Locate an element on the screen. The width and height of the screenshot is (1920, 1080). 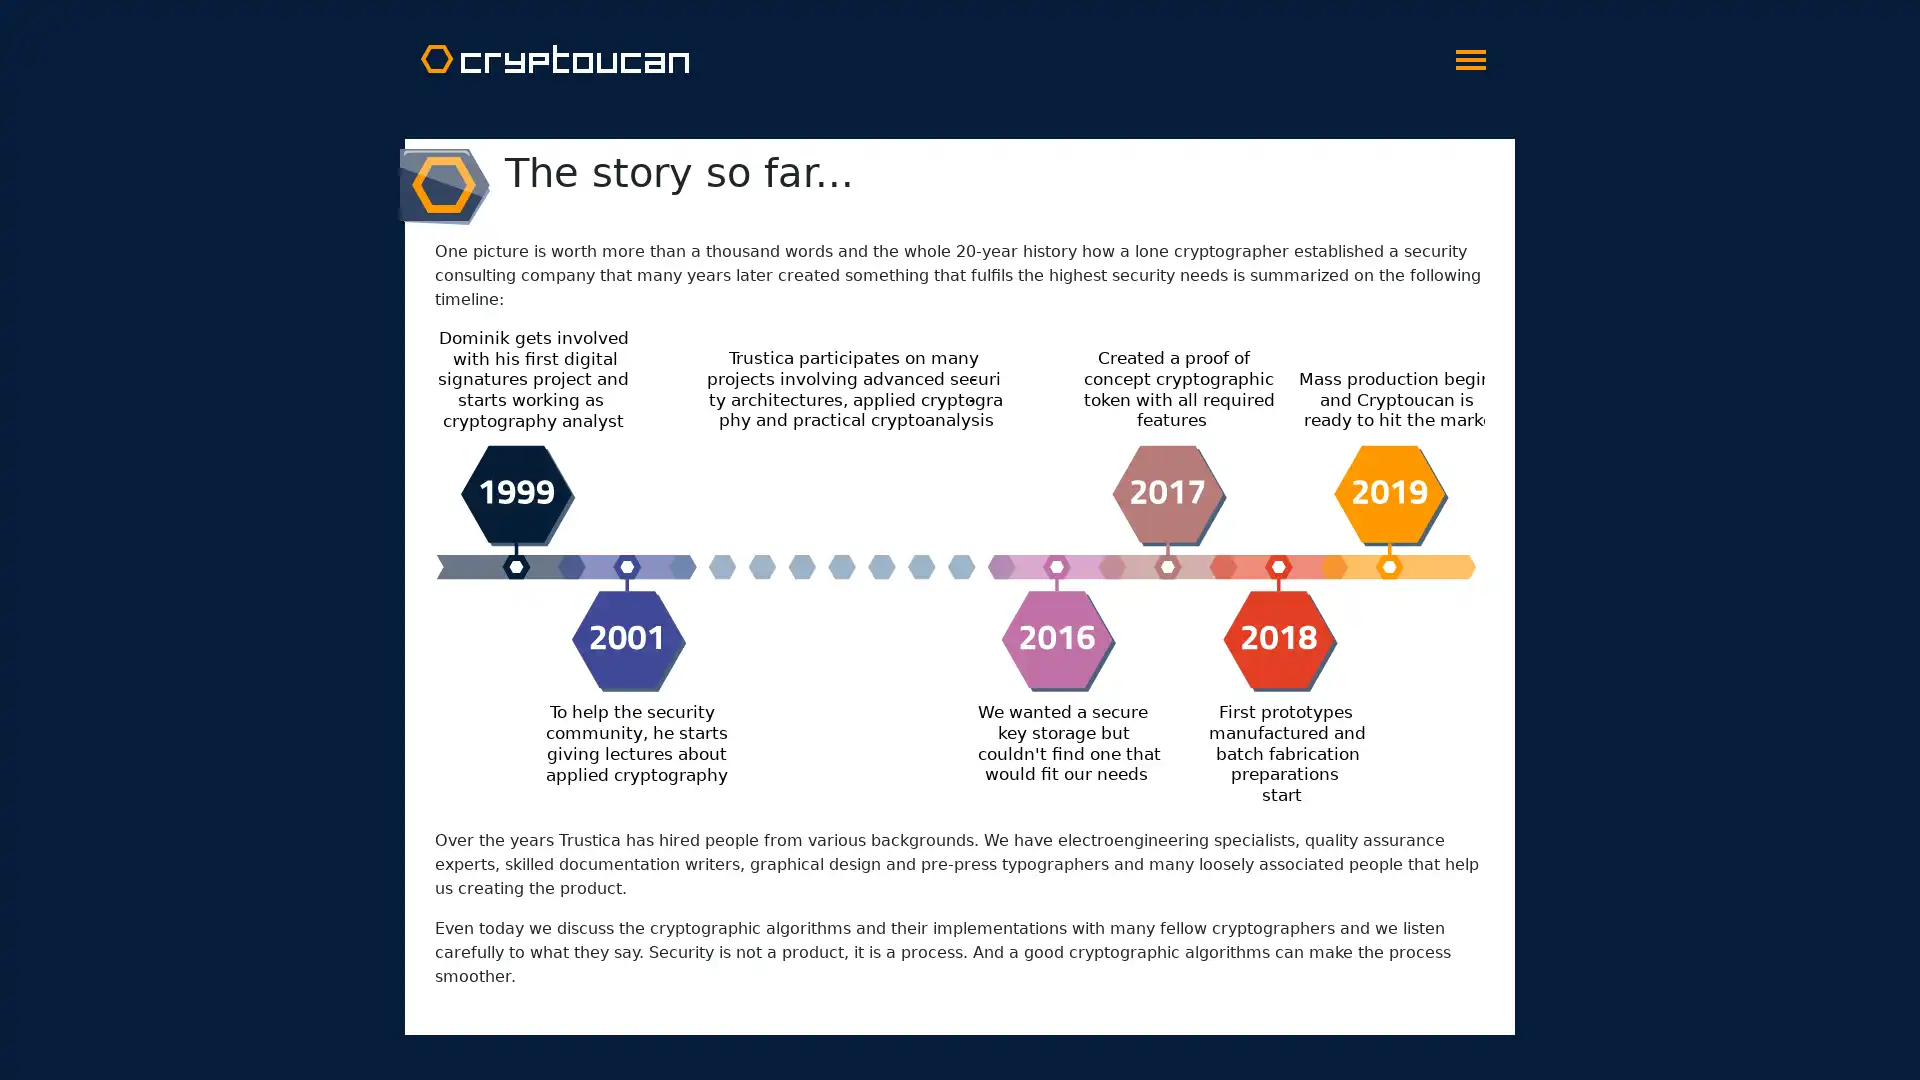
Toggle navigation is located at coordinates (1470, 53).